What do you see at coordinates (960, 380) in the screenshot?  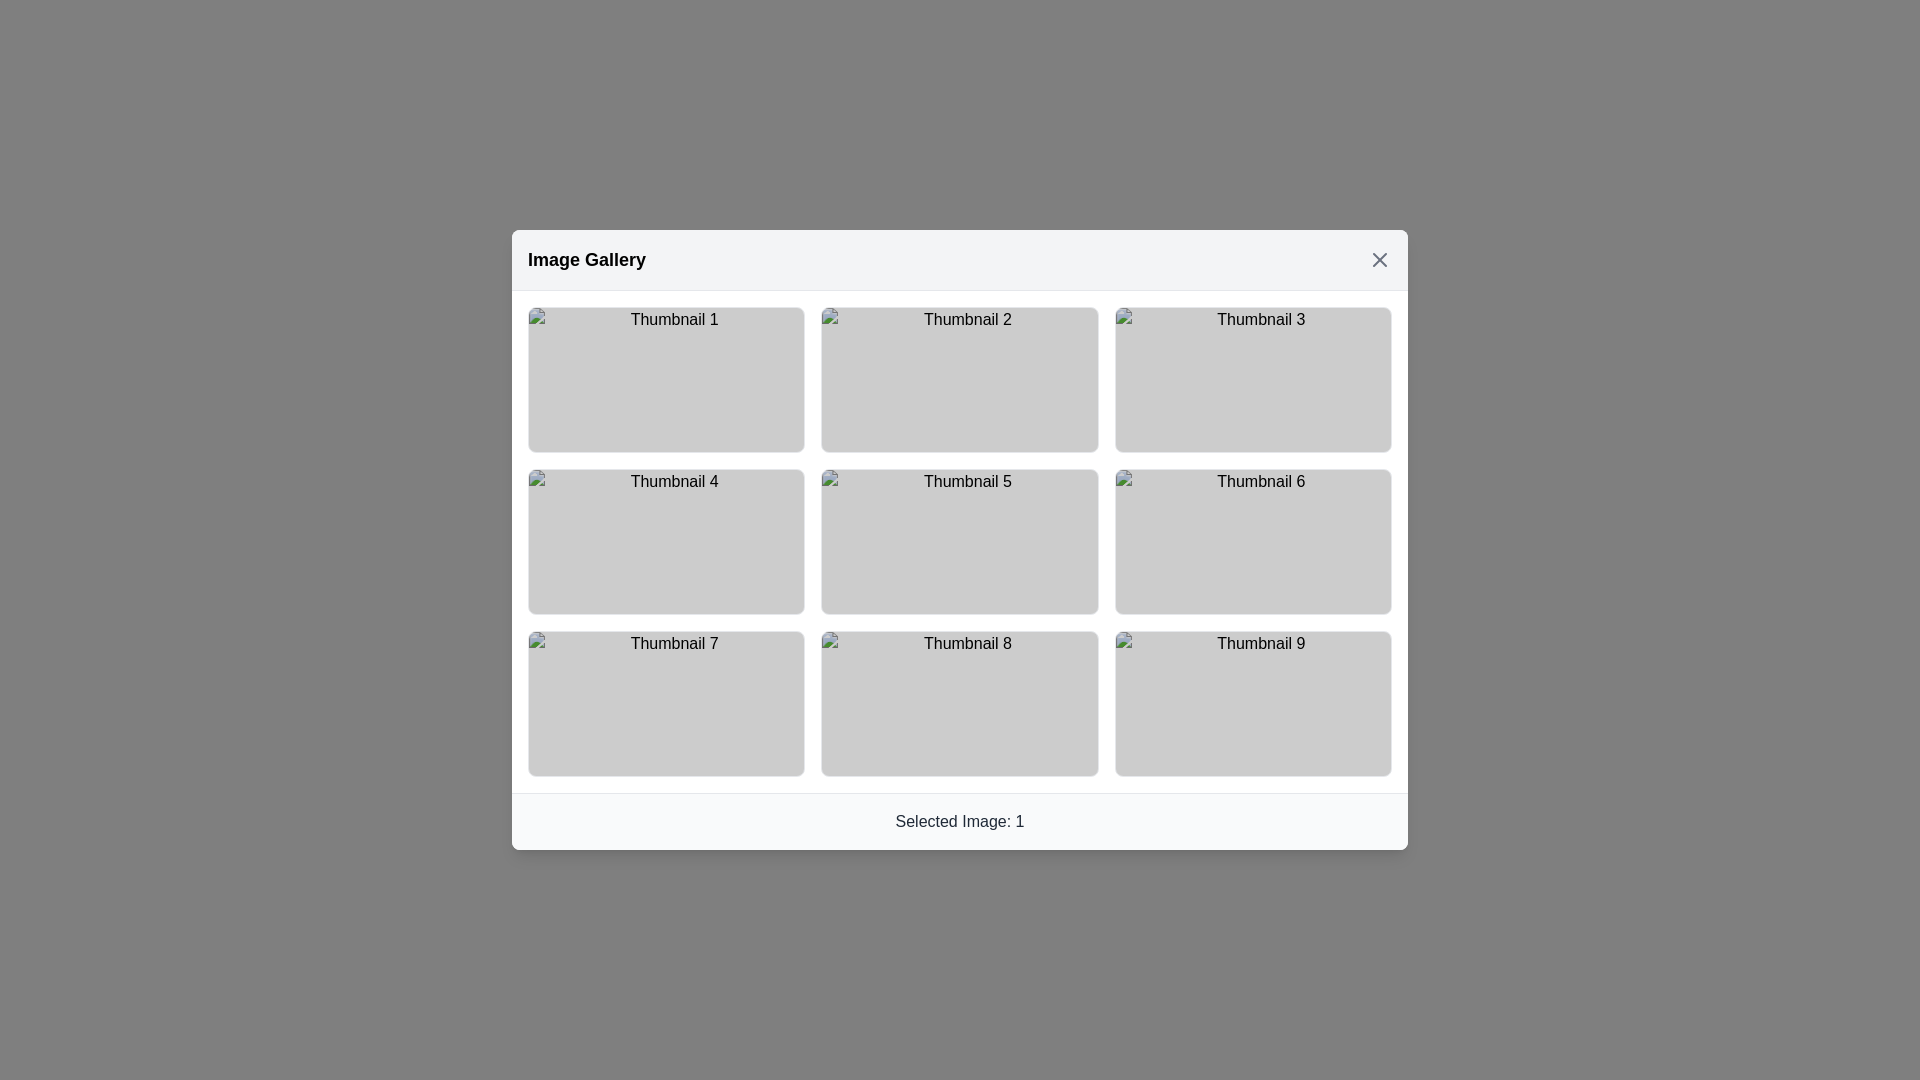 I see `the transparent black background overlay that covers the second thumbnail in the first row of the image gallery grid` at bounding box center [960, 380].